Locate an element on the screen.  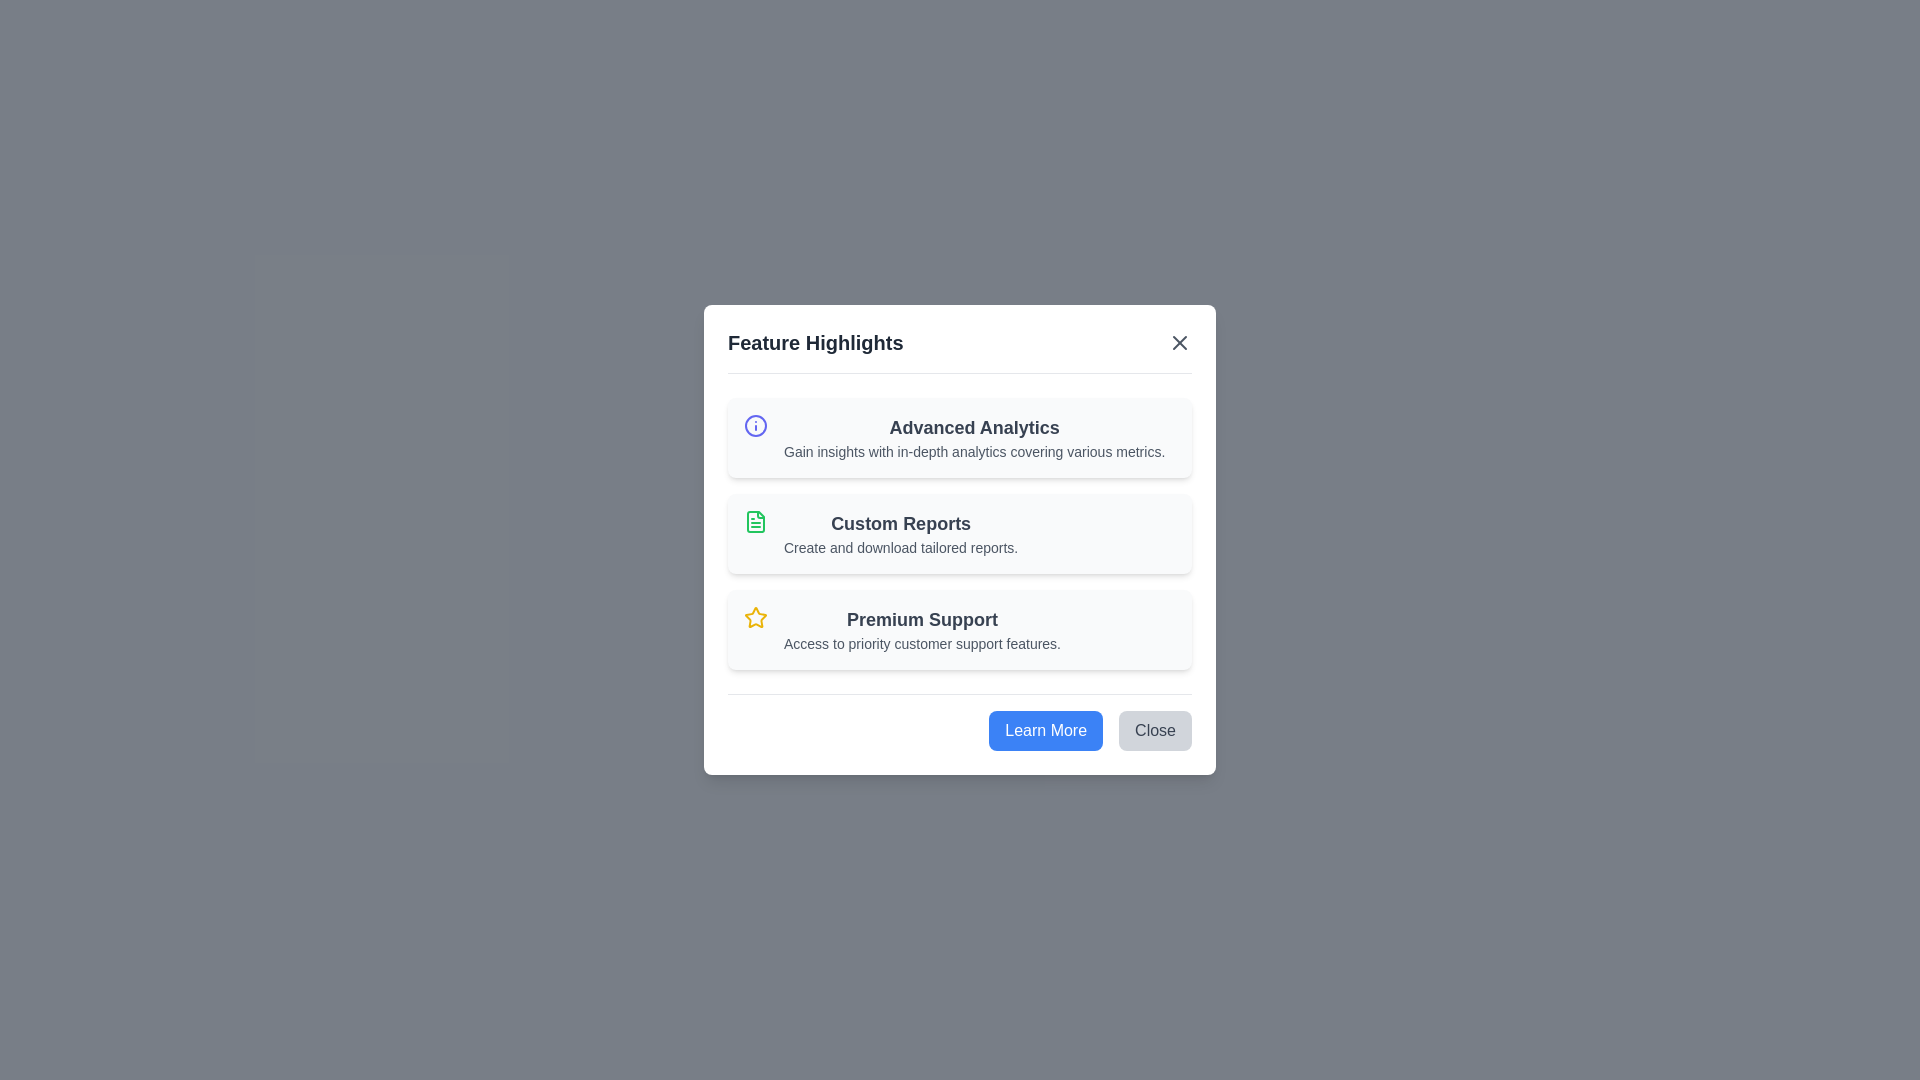
the 'Learn More' button, which is a rectangular button with rounded corners in vibrant blue with white text, located in the bottom right corner of a modal dialog, to observe the hover effect is located at coordinates (1045, 731).